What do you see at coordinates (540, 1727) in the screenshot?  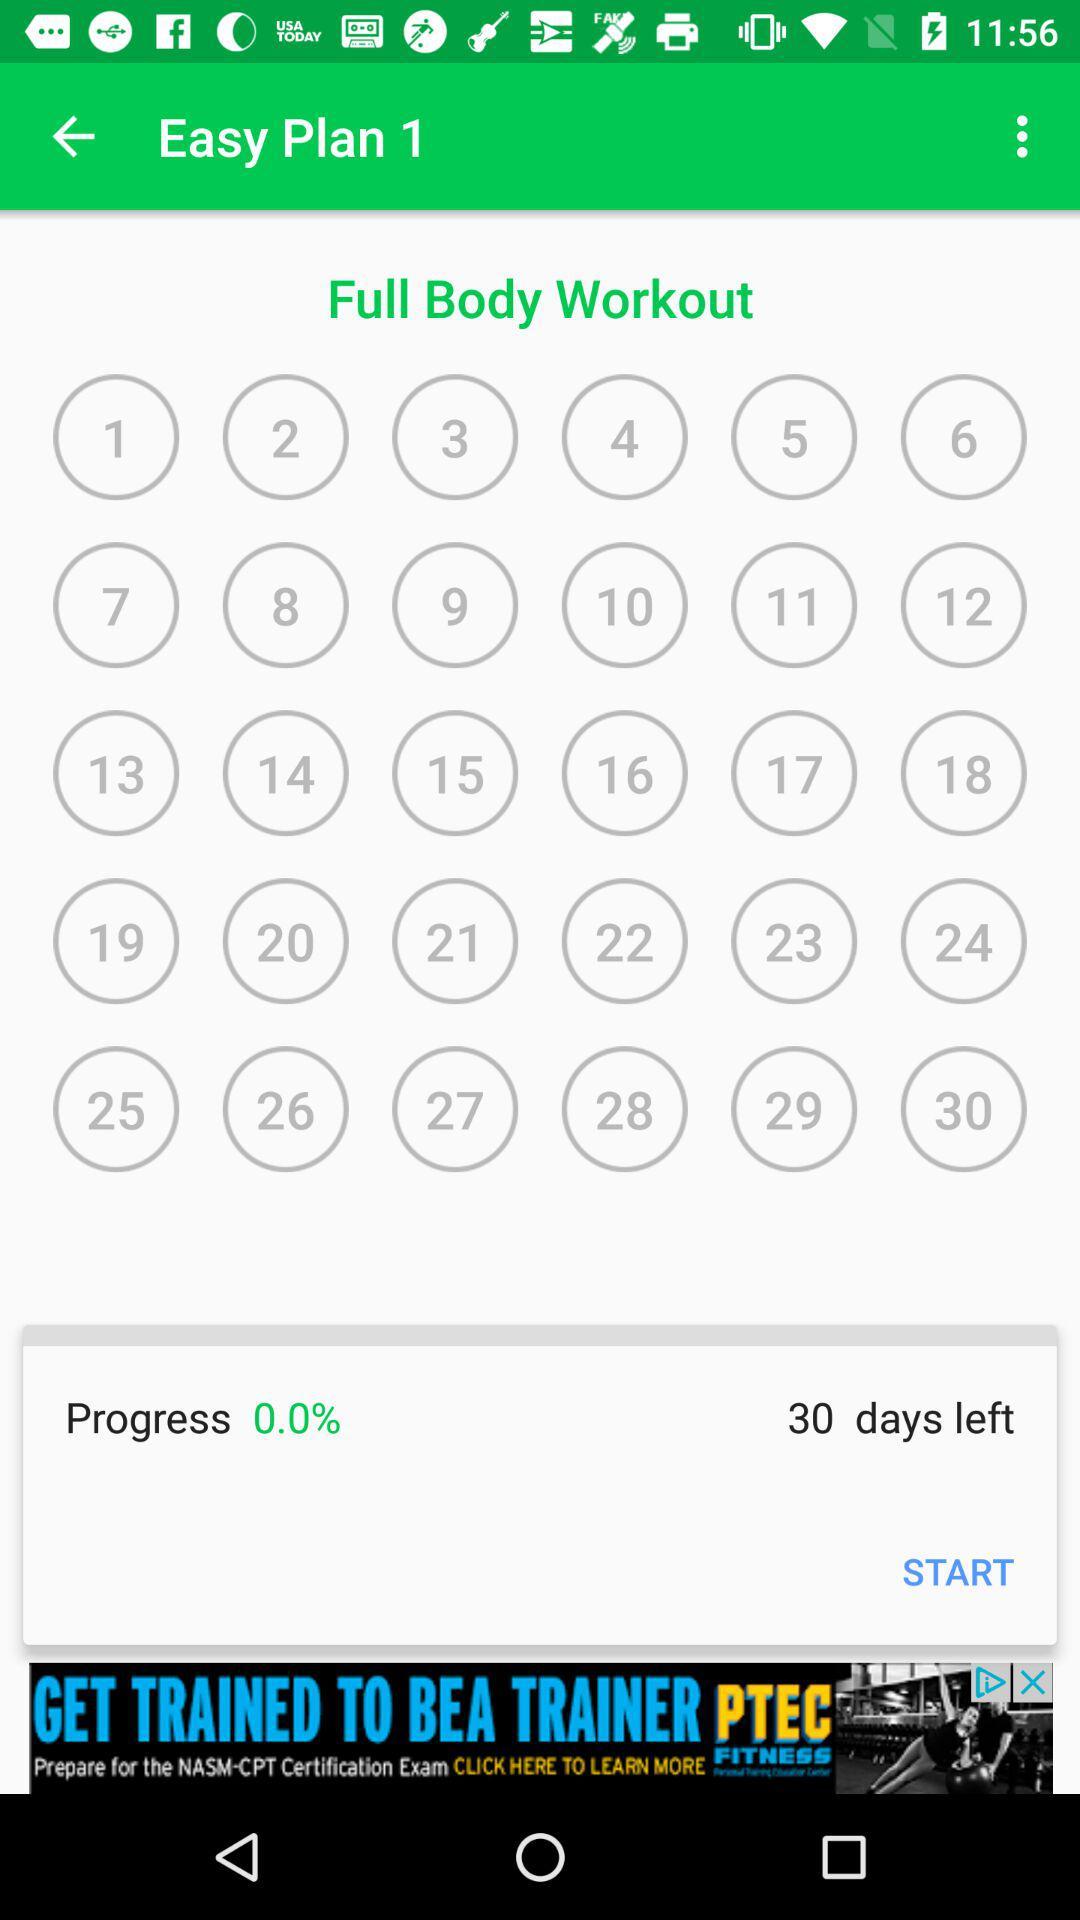 I see `open advertisement` at bounding box center [540, 1727].